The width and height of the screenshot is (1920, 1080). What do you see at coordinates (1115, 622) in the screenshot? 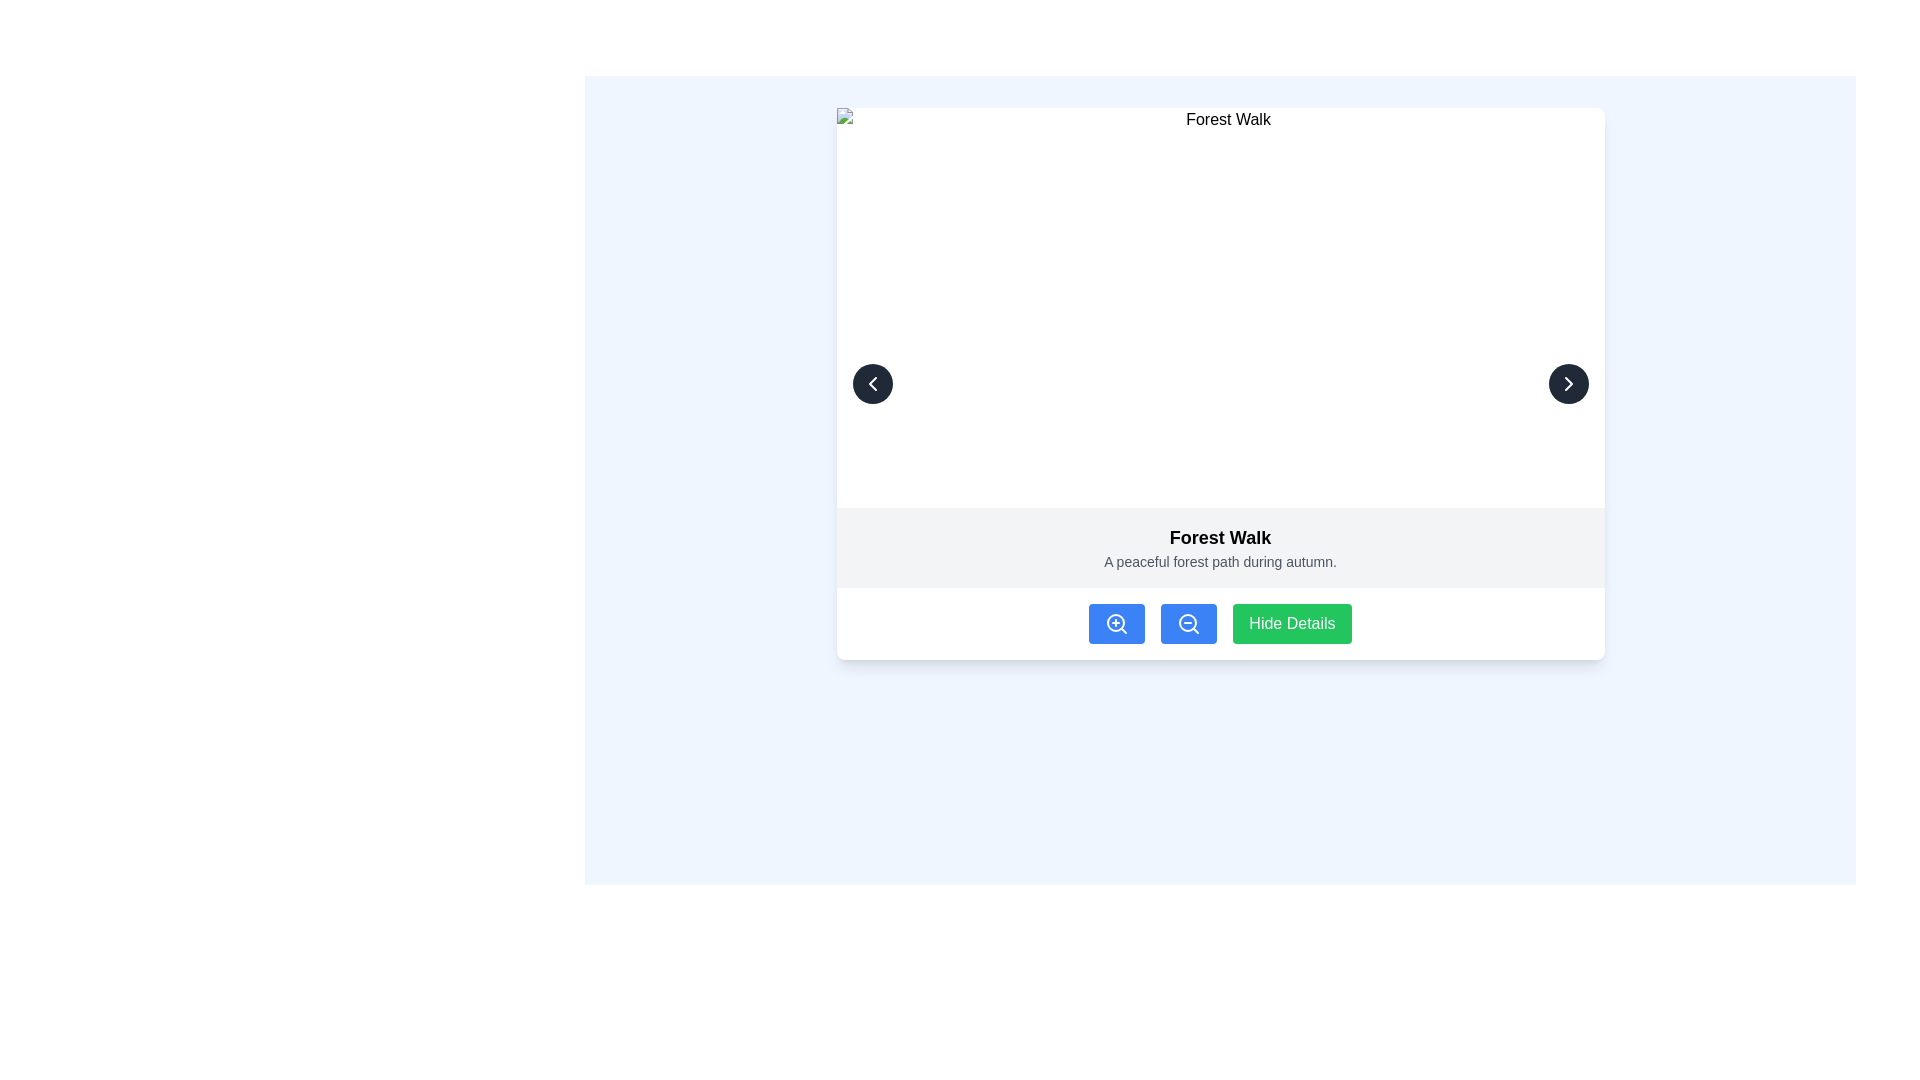
I see `the SVG Circle that represents the lens component of the zoom-in action icon located below the image and title section` at bounding box center [1115, 622].